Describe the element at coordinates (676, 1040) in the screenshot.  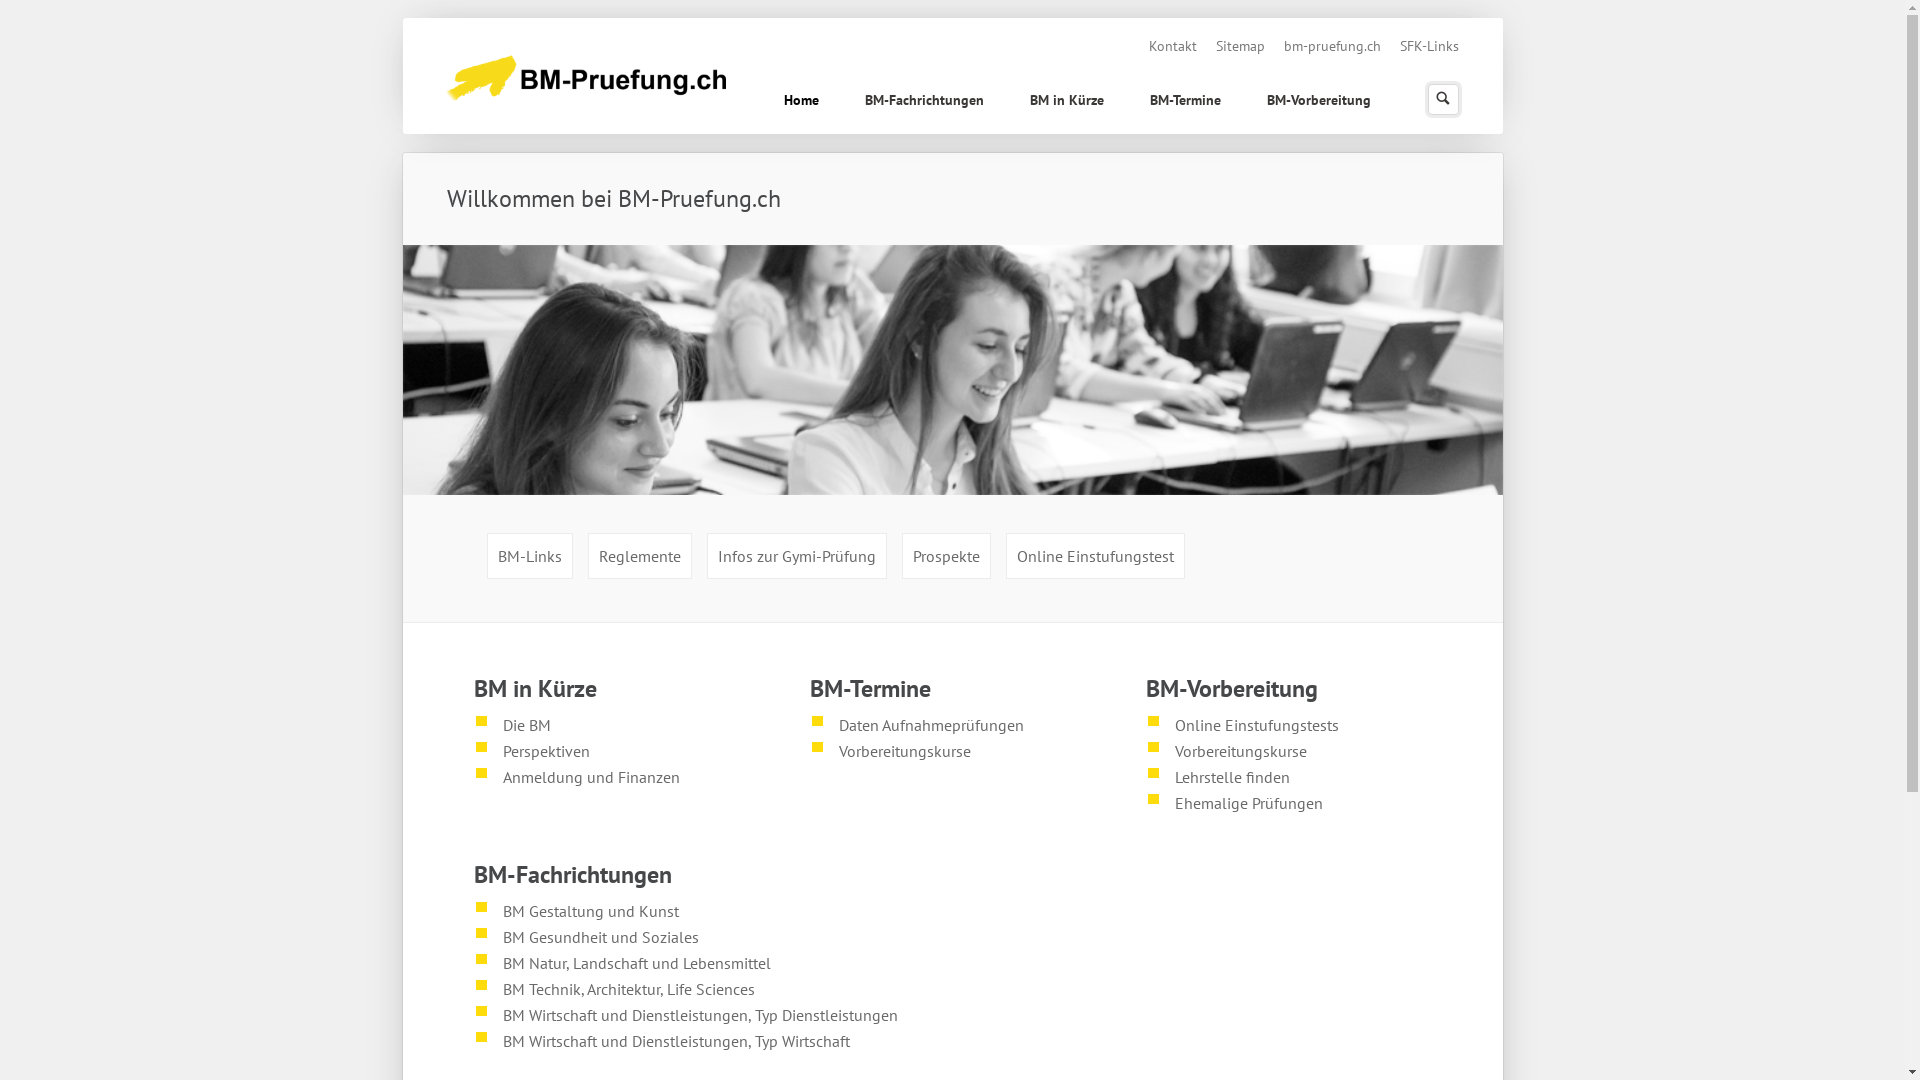
I see `'BM Wirtschaft und Dienstleistungen, Typ Wirtschaft'` at that location.